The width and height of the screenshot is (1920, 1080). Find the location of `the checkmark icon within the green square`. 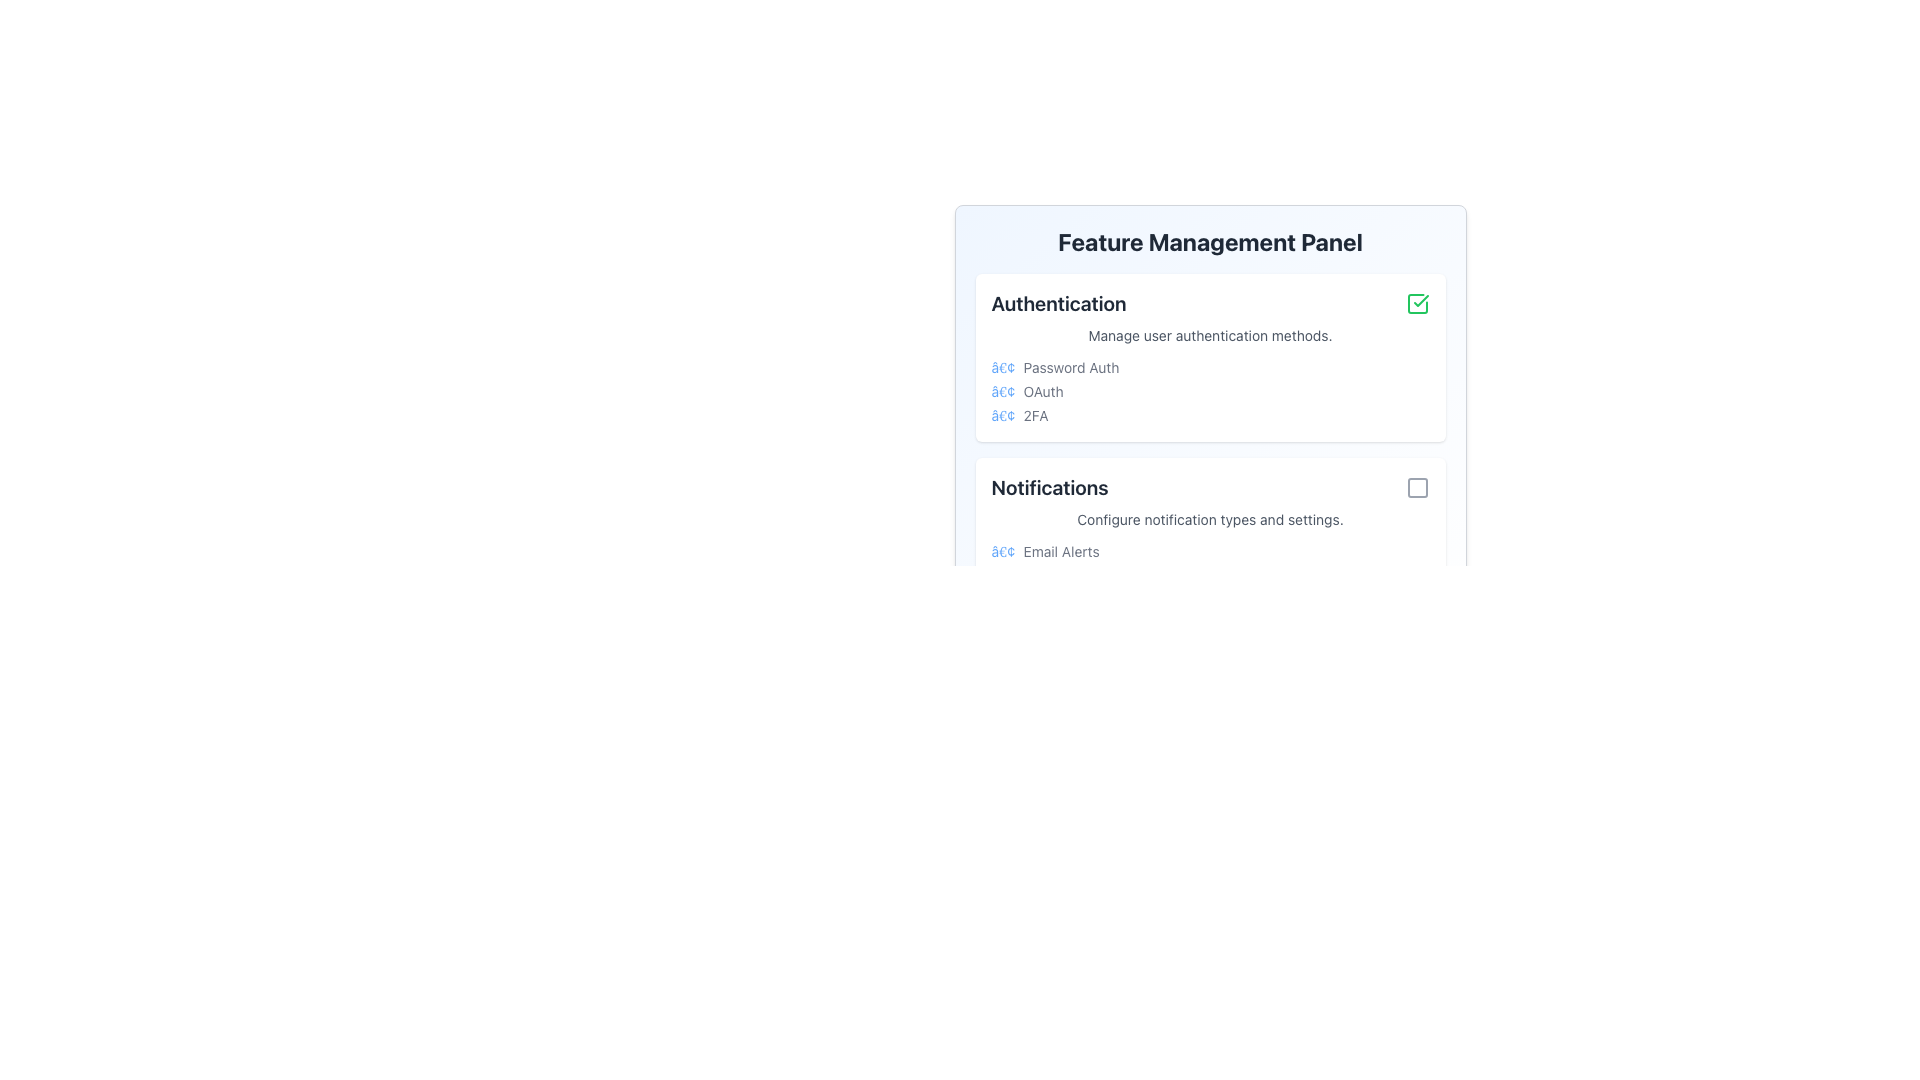

the checkmark icon within the green square is located at coordinates (1419, 300).